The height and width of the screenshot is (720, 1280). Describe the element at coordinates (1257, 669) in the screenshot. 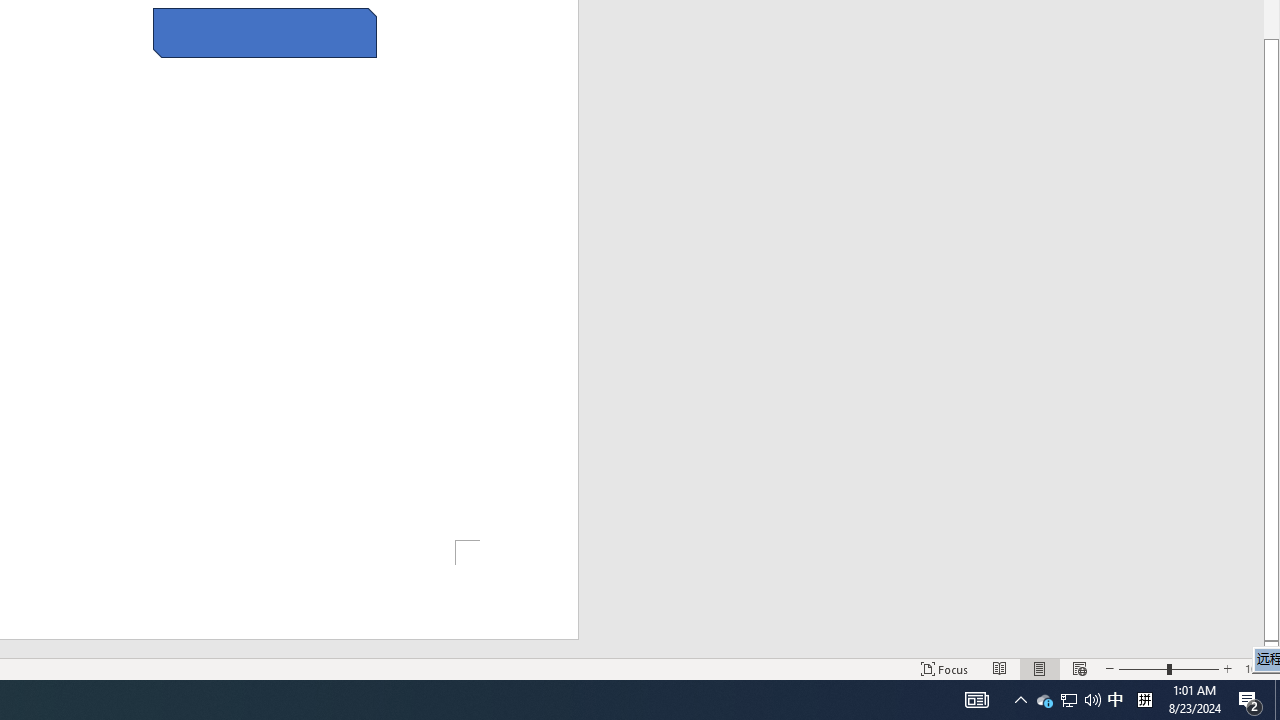

I see `'Zoom 104%'` at that location.